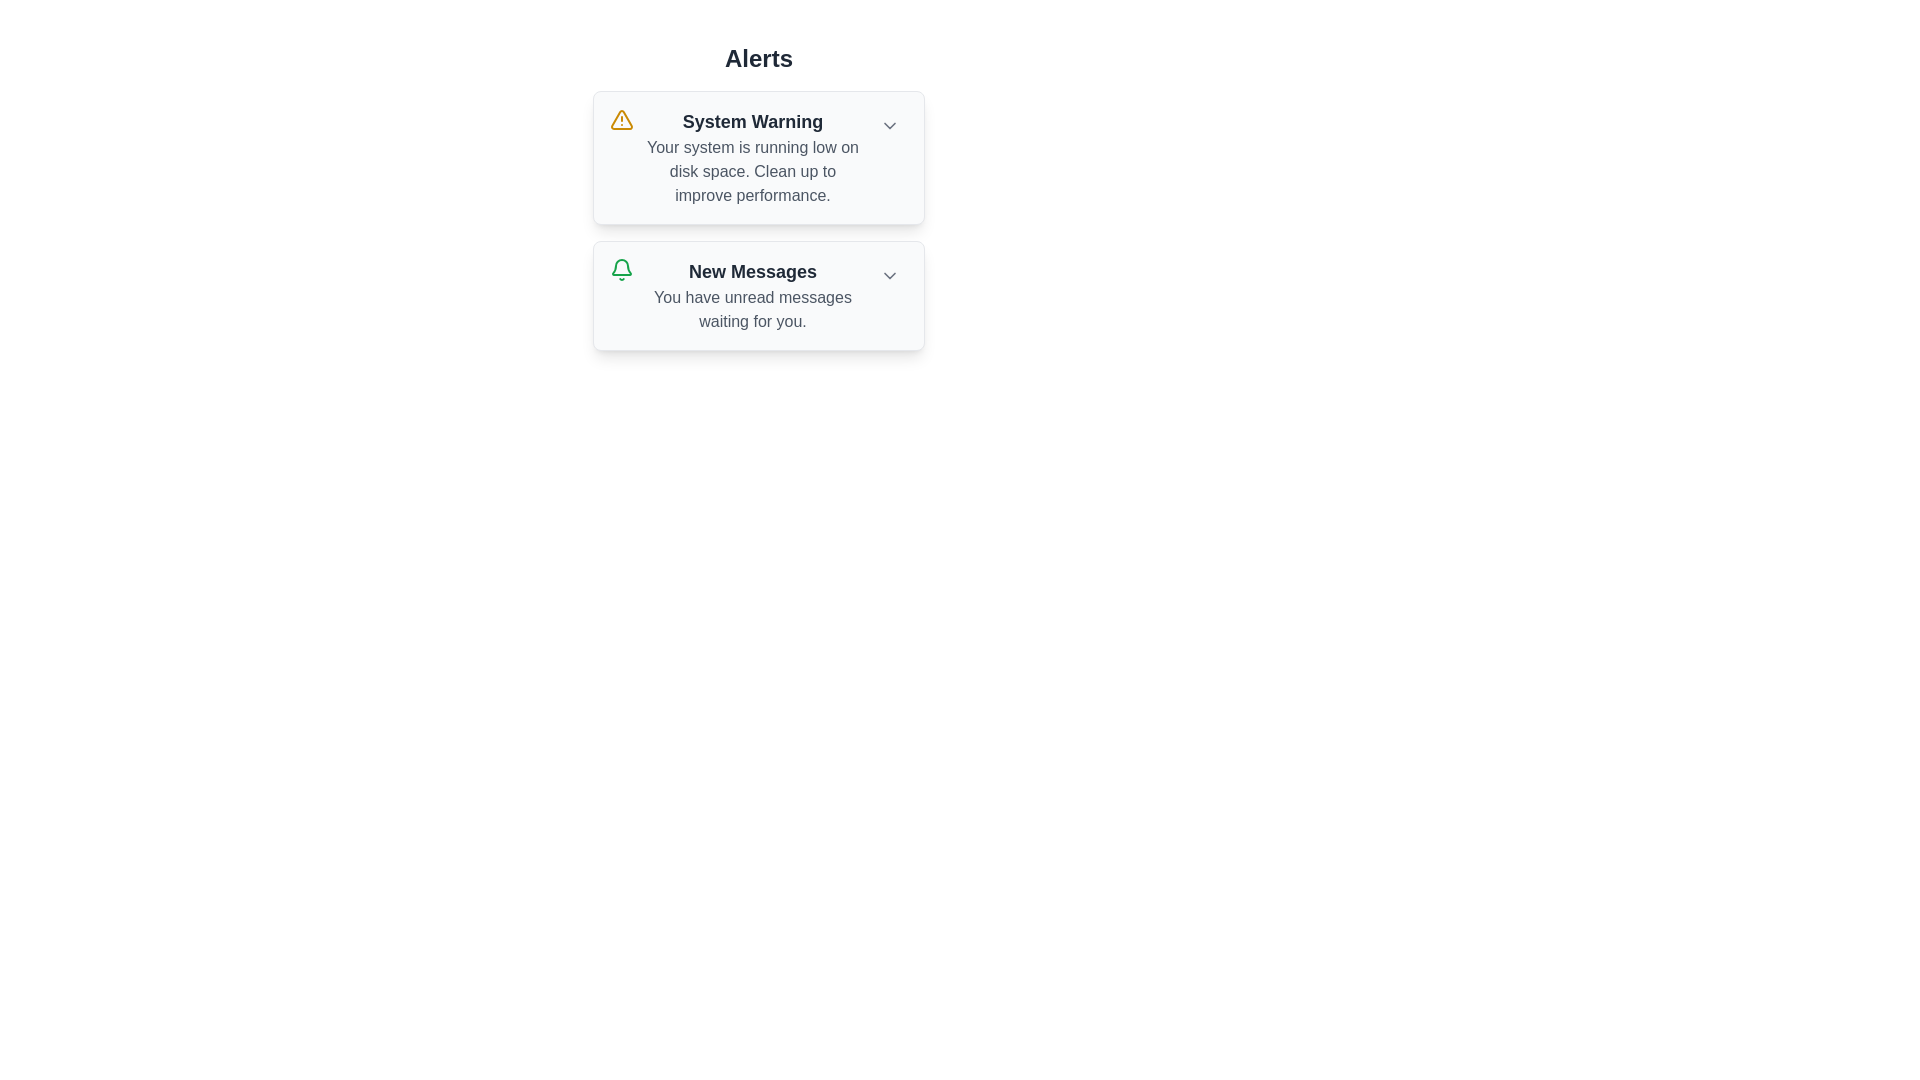 This screenshot has width=1920, height=1080. What do you see at coordinates (646, 108) in the screenshot?
I see `the text of the alert and copy it to the clipboard` at bounding box center [646, 108].